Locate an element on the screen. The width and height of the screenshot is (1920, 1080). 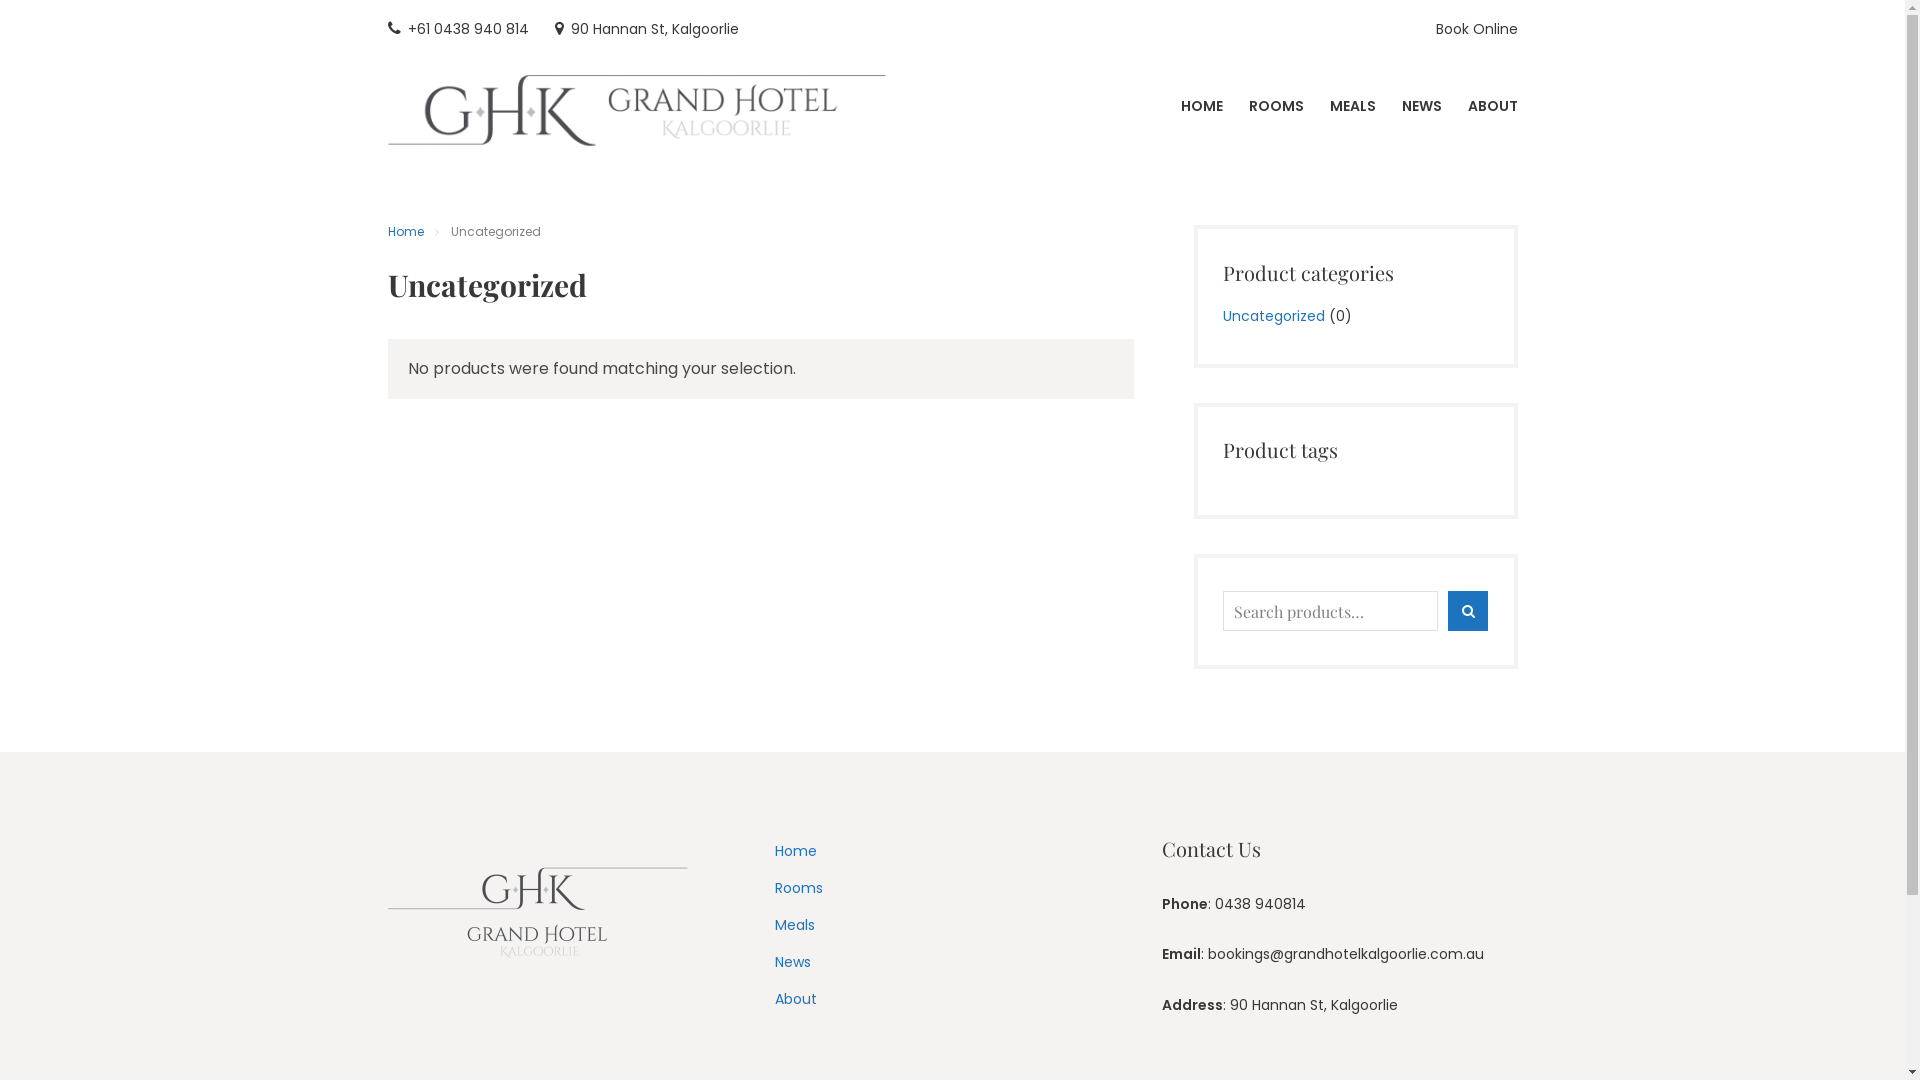
'Search' is located at coordinates (1449, 611).